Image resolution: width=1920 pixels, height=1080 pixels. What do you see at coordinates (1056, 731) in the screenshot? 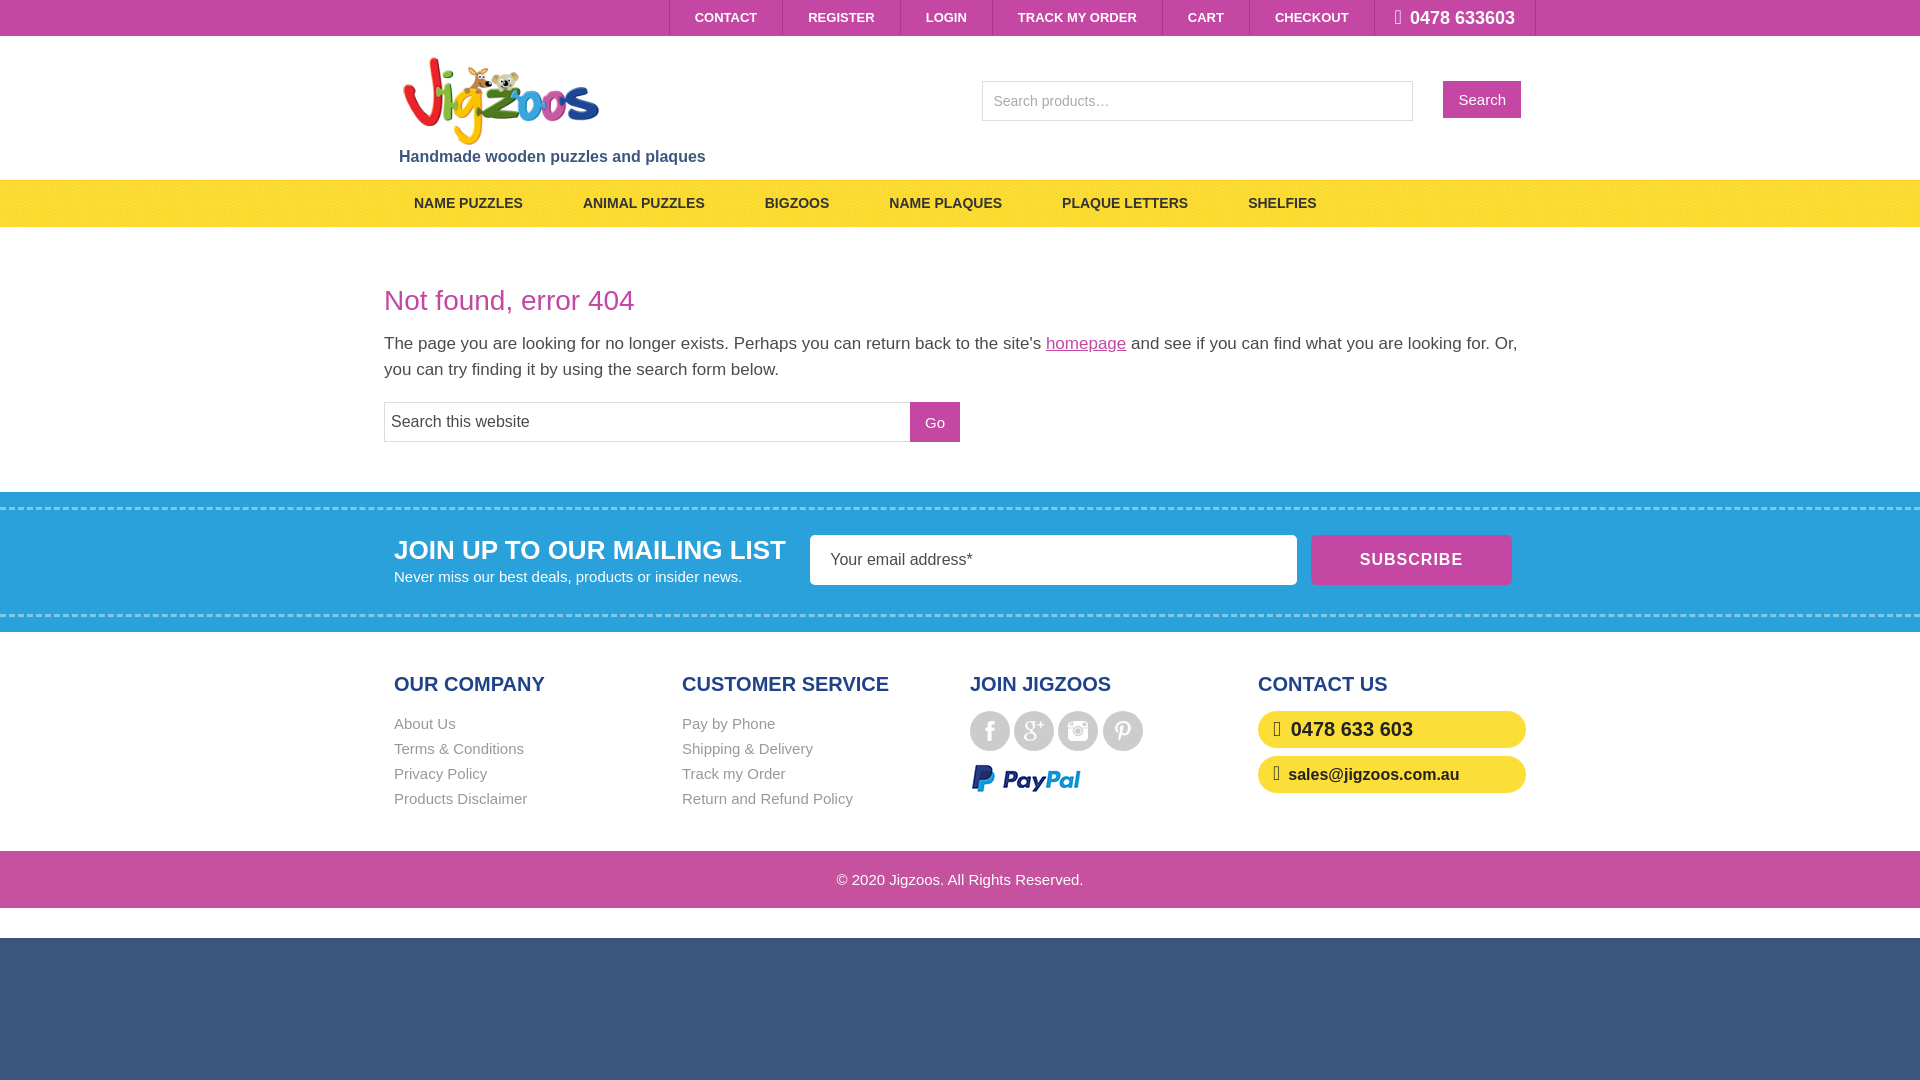
I see `' '` at bounding box center [1056, 731].